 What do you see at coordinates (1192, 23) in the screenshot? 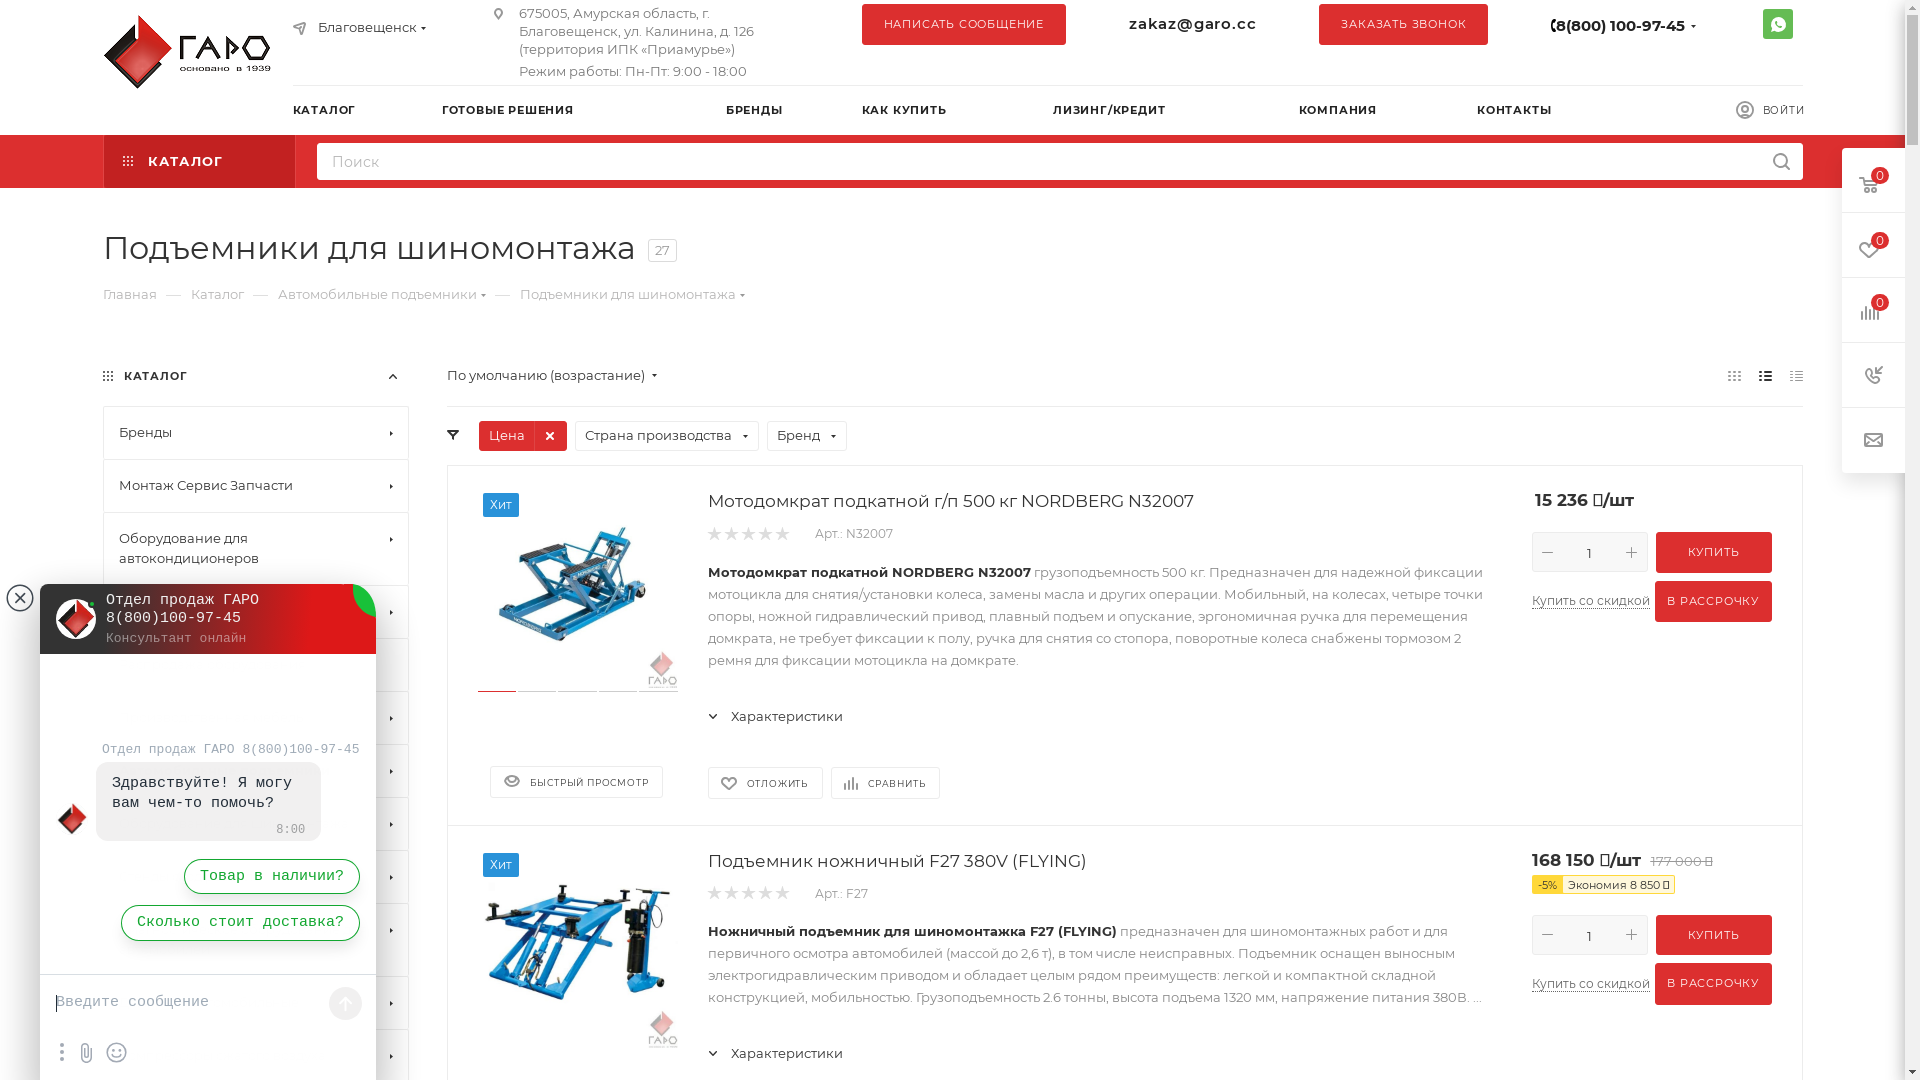
I see `'zakaz@garo.cc'` at bounding box center [1192, 23].